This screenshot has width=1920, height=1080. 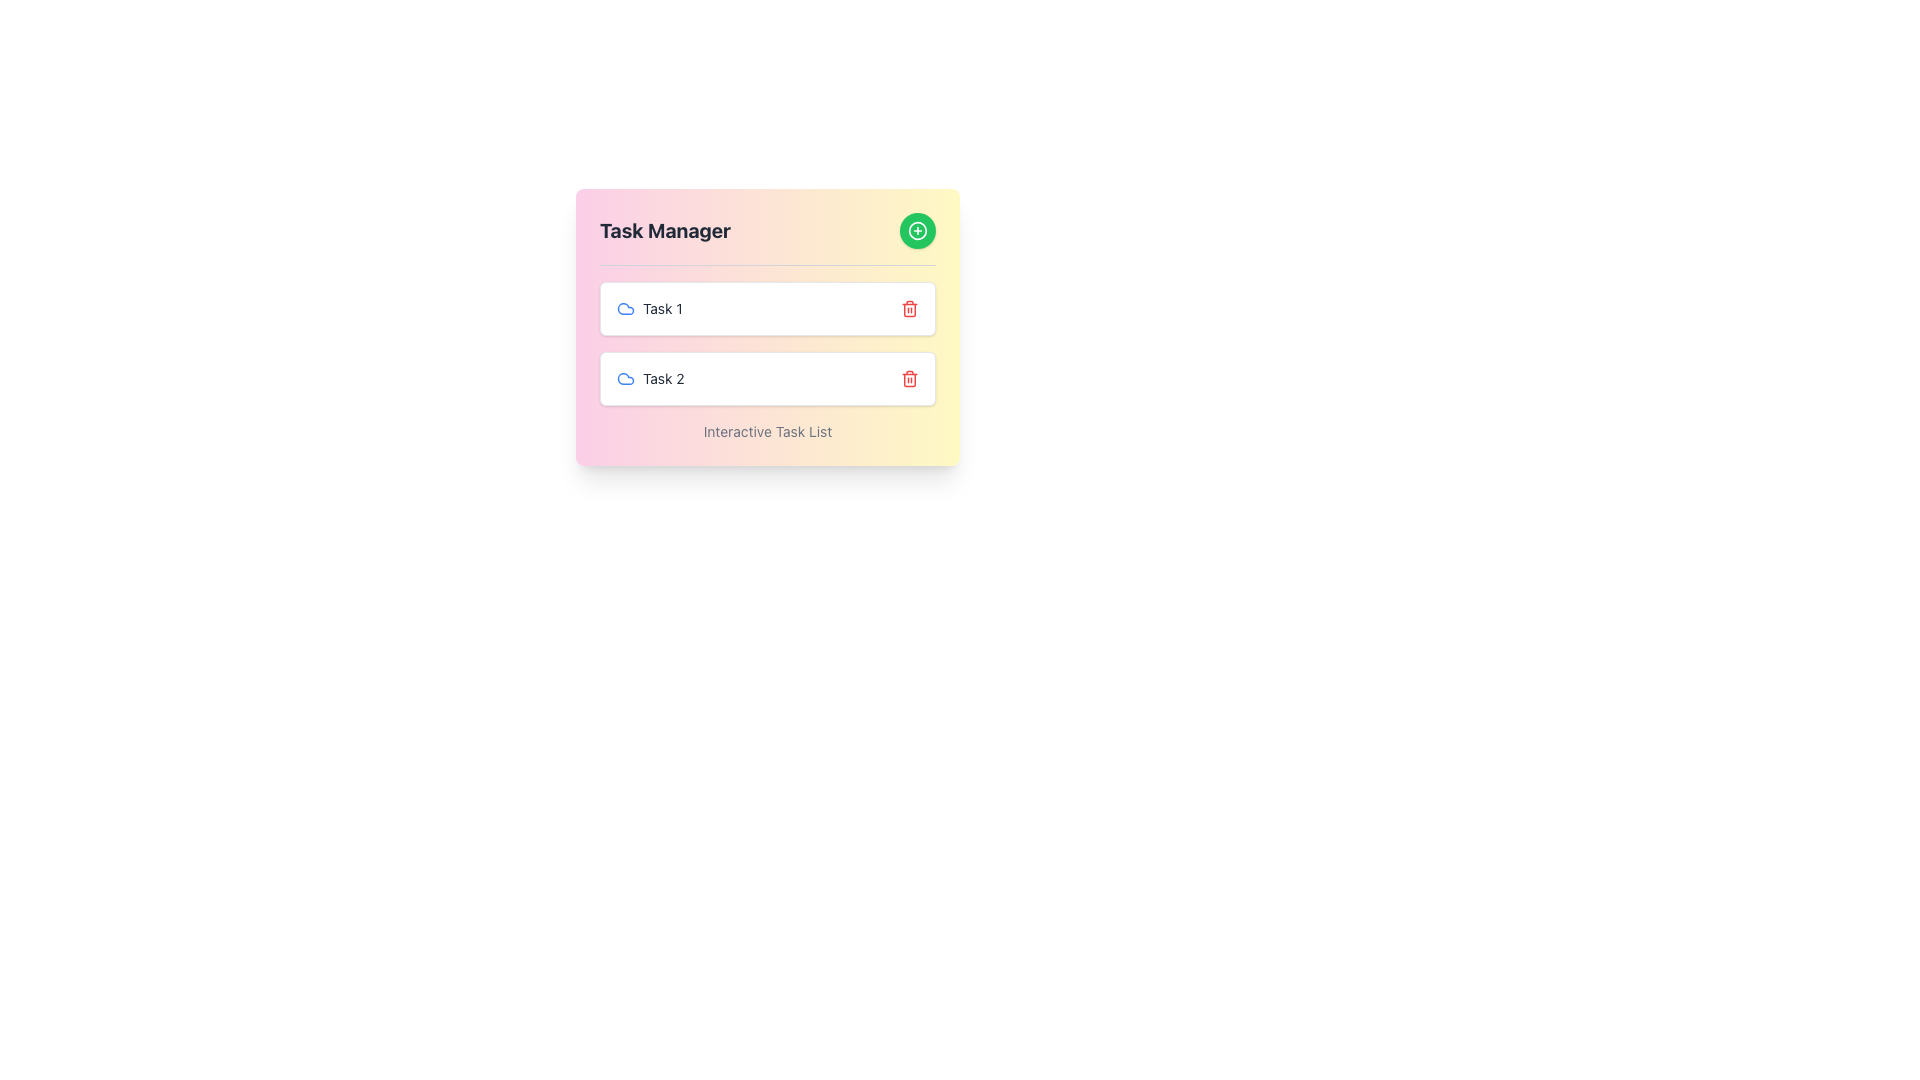 I want to click on the text content of the 'Task 1' label located at the top of the task list in the 'Task Manager', which is adjacent to a blue cloud icon, so click(x=662, y=308).